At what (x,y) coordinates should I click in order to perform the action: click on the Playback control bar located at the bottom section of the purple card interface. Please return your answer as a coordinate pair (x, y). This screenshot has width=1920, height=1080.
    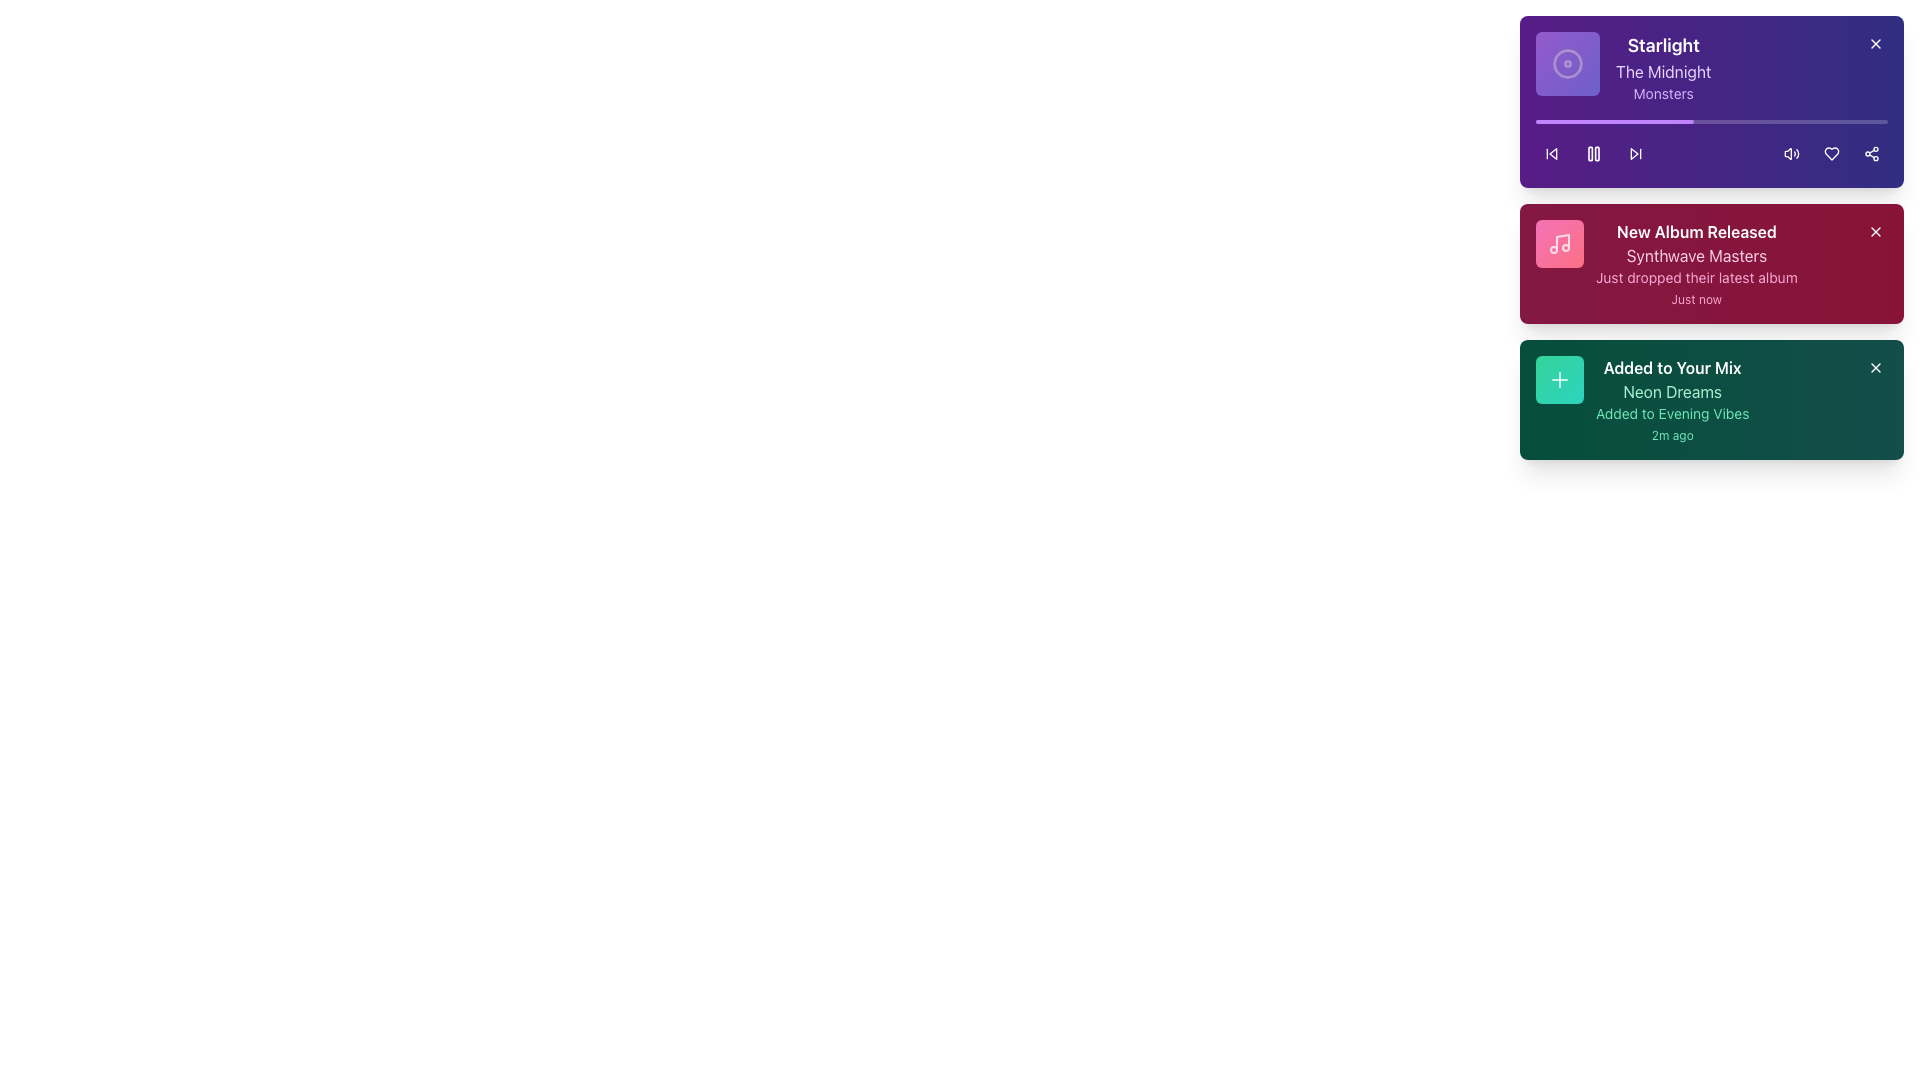
    Looking at the image, I should click on (1711, 153).